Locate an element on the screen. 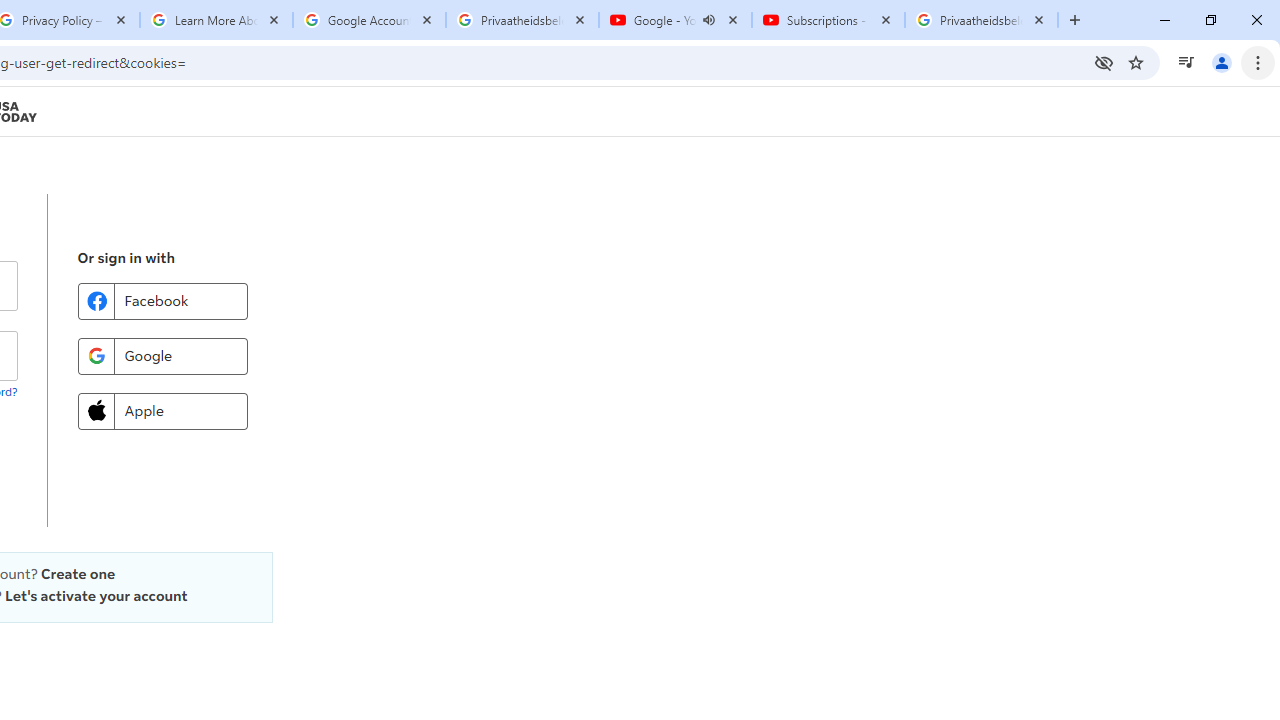 This screenshot has height=720, width=1280. 'Google - YouTube - Audio playing' is located at coordinates (675, 20).